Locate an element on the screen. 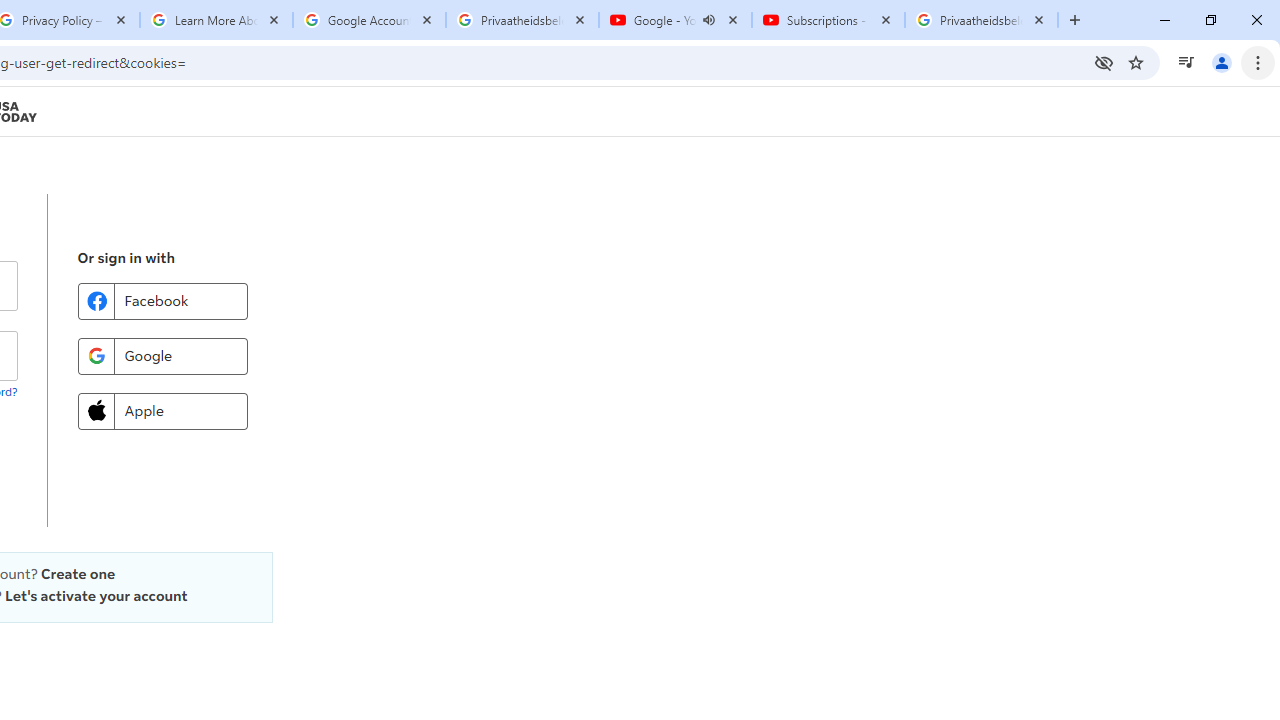 This screenshot has height=720, width=1280. 'Google - YouTube - Audio playing' is located at coordinates (675, 20).